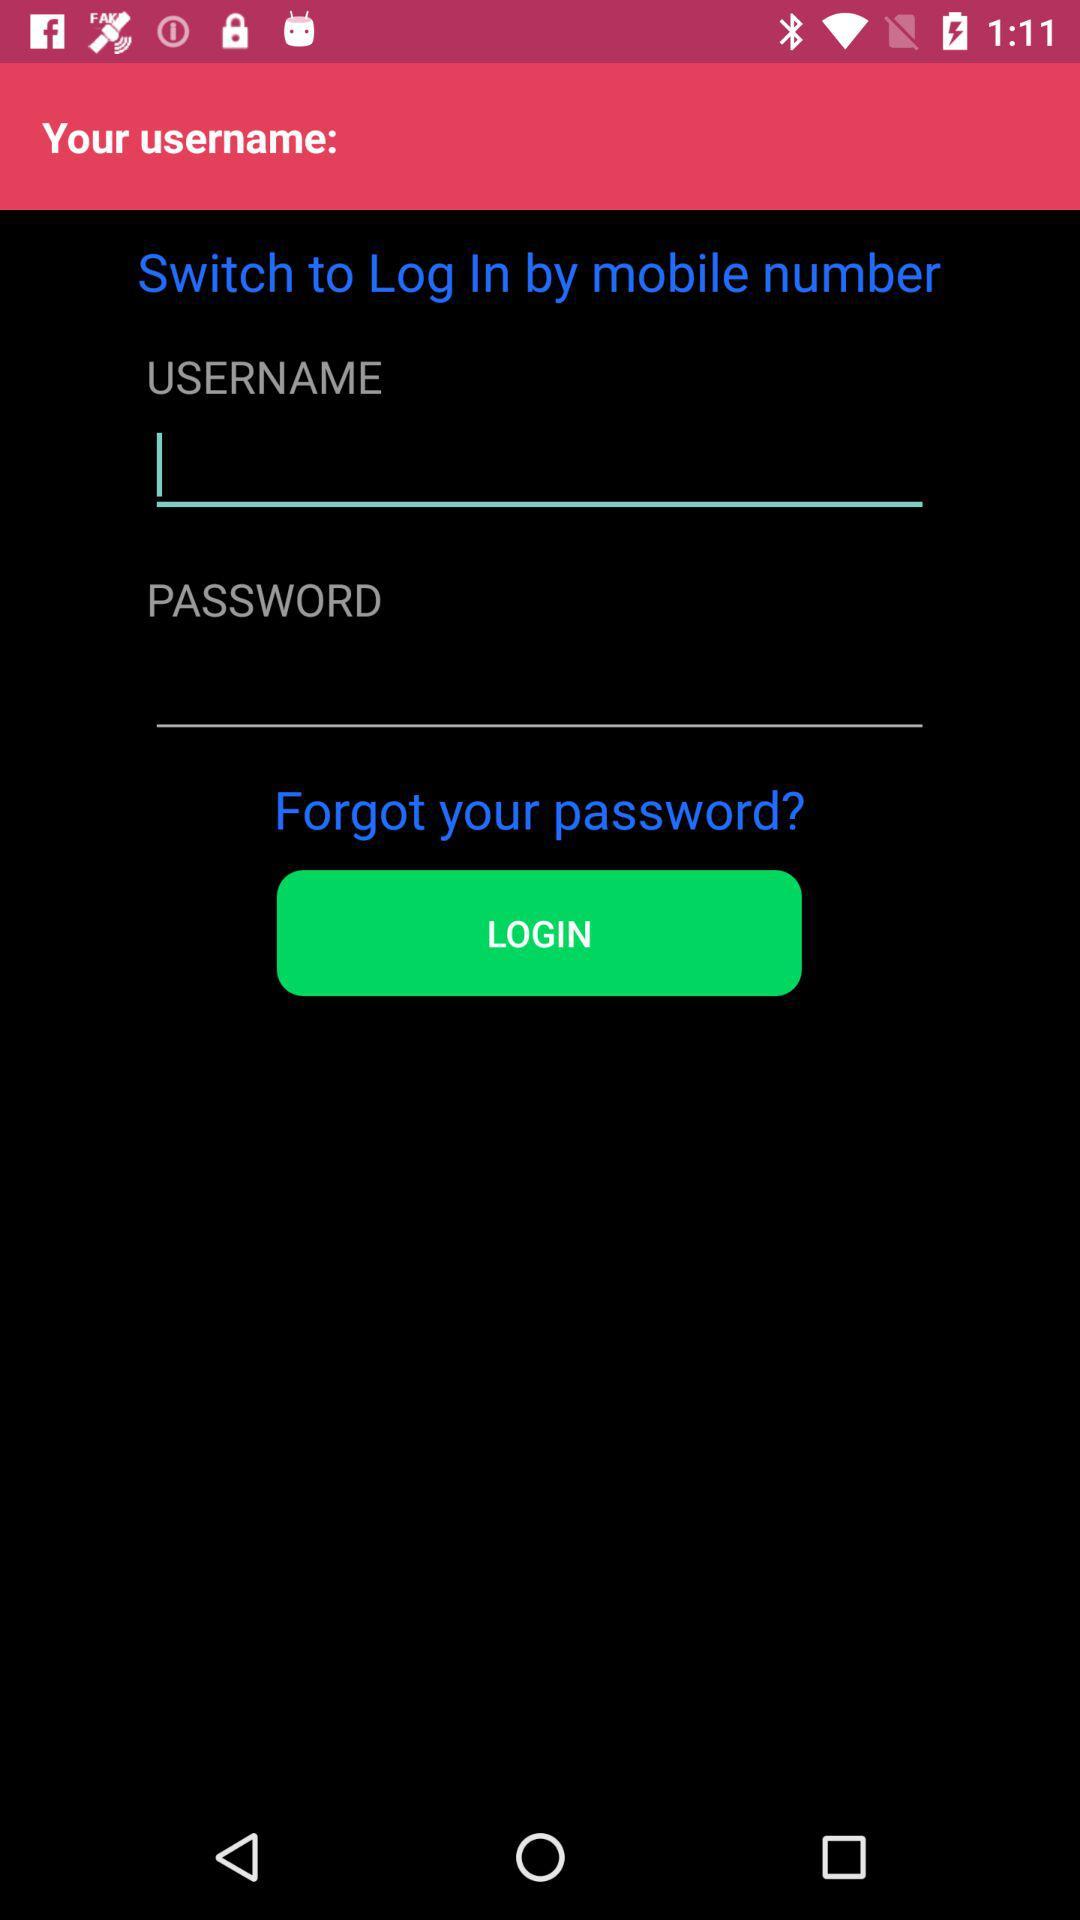 The width and height of the screenshot is (1080, 1920). I want to click on switch to log icon, so click(538, 270).